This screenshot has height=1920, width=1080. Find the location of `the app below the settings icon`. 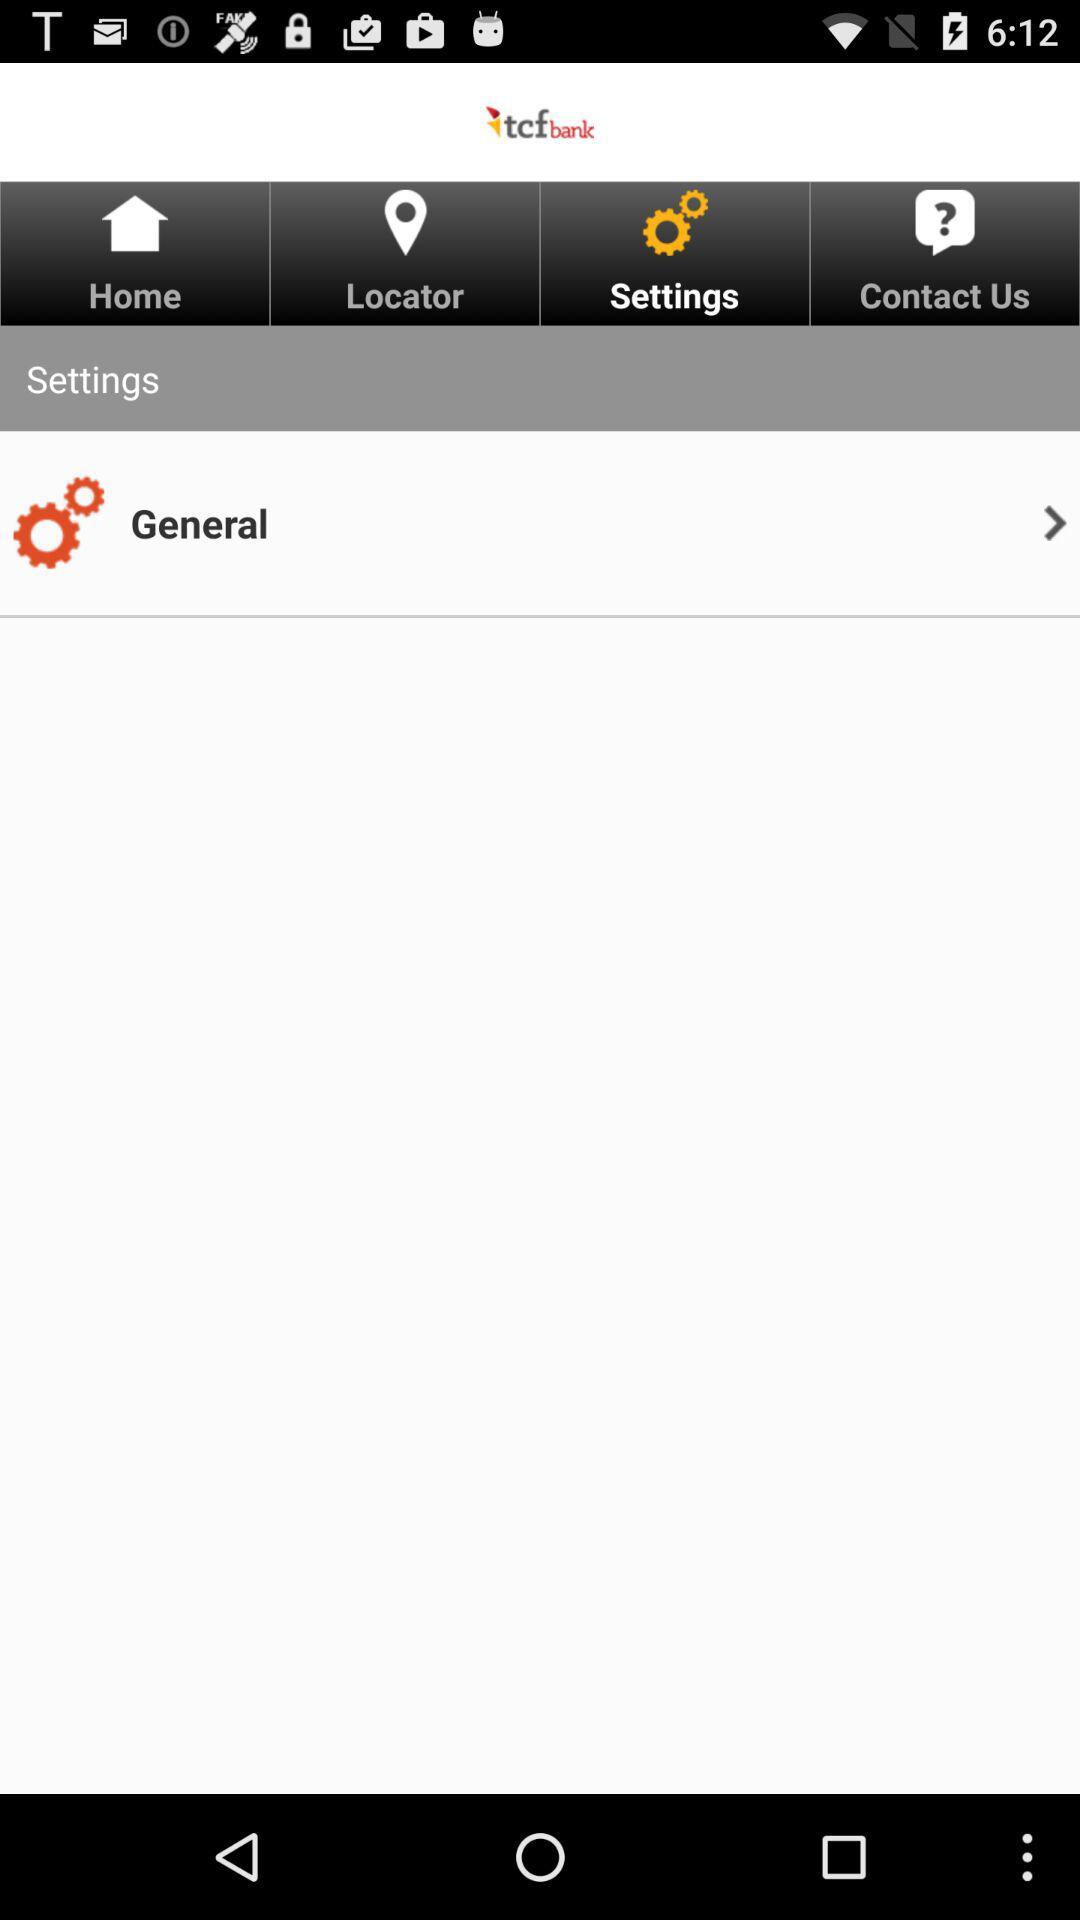

the app below the settings icon is located at coordinates (199, 523).